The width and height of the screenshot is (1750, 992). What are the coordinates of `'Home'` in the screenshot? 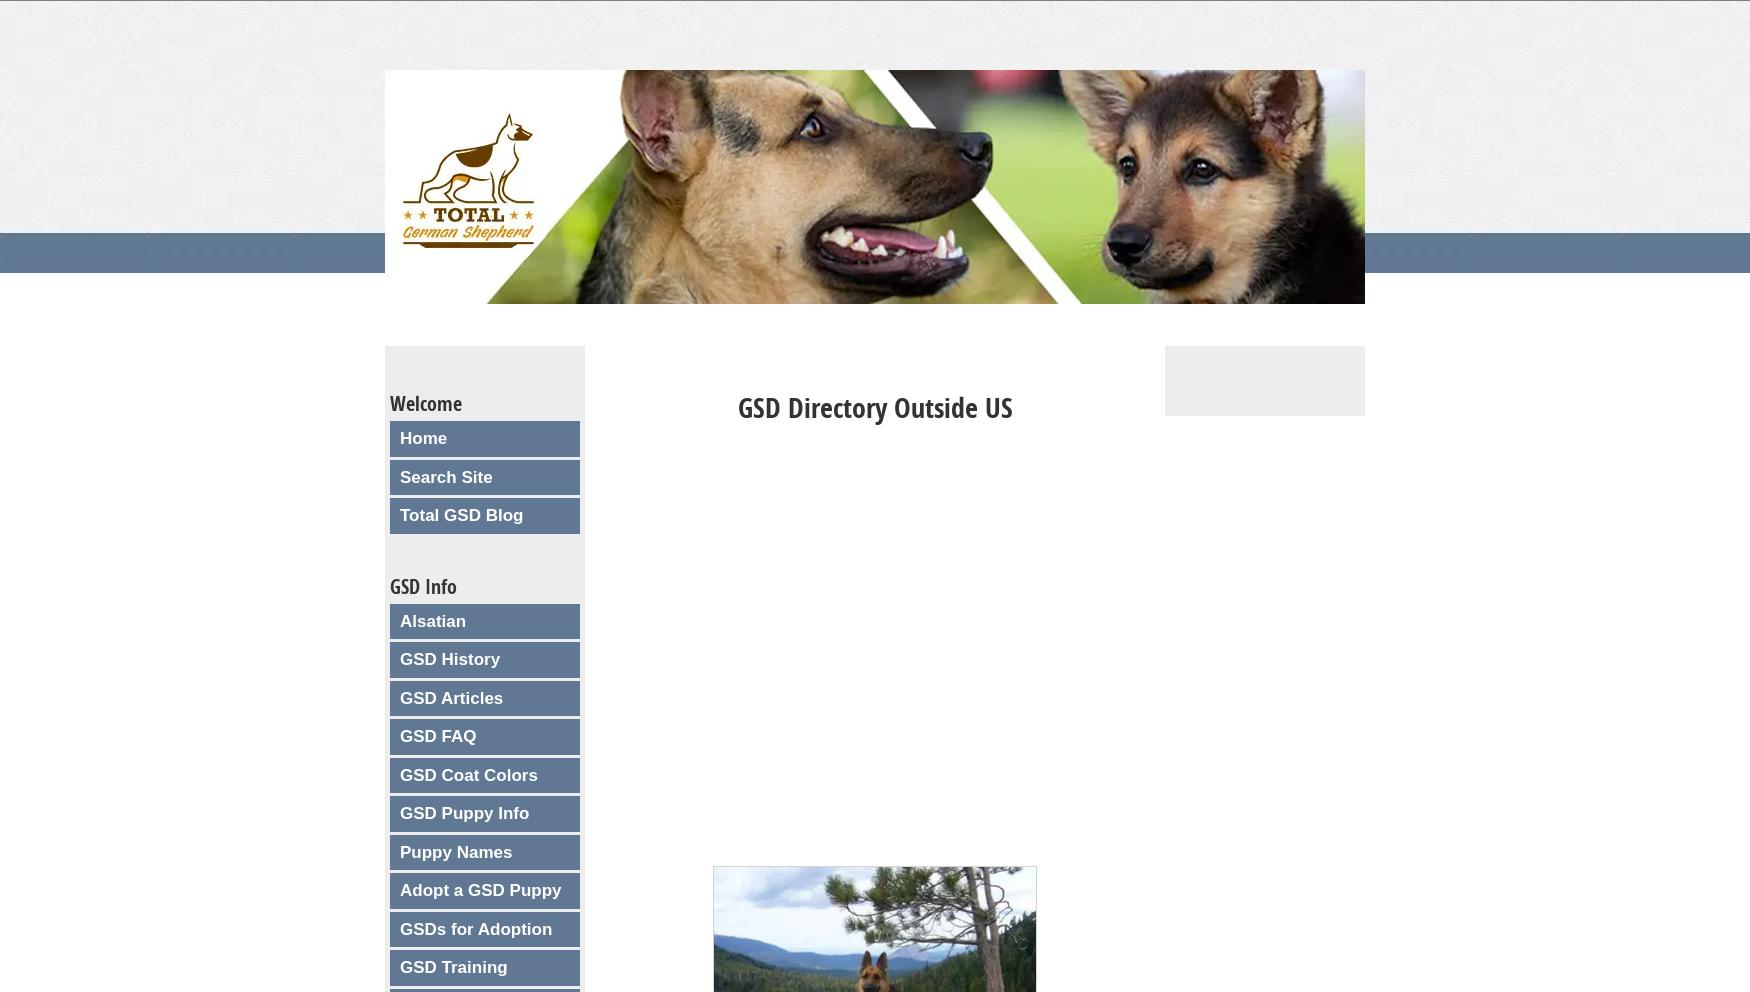 It's located at (422, 437).